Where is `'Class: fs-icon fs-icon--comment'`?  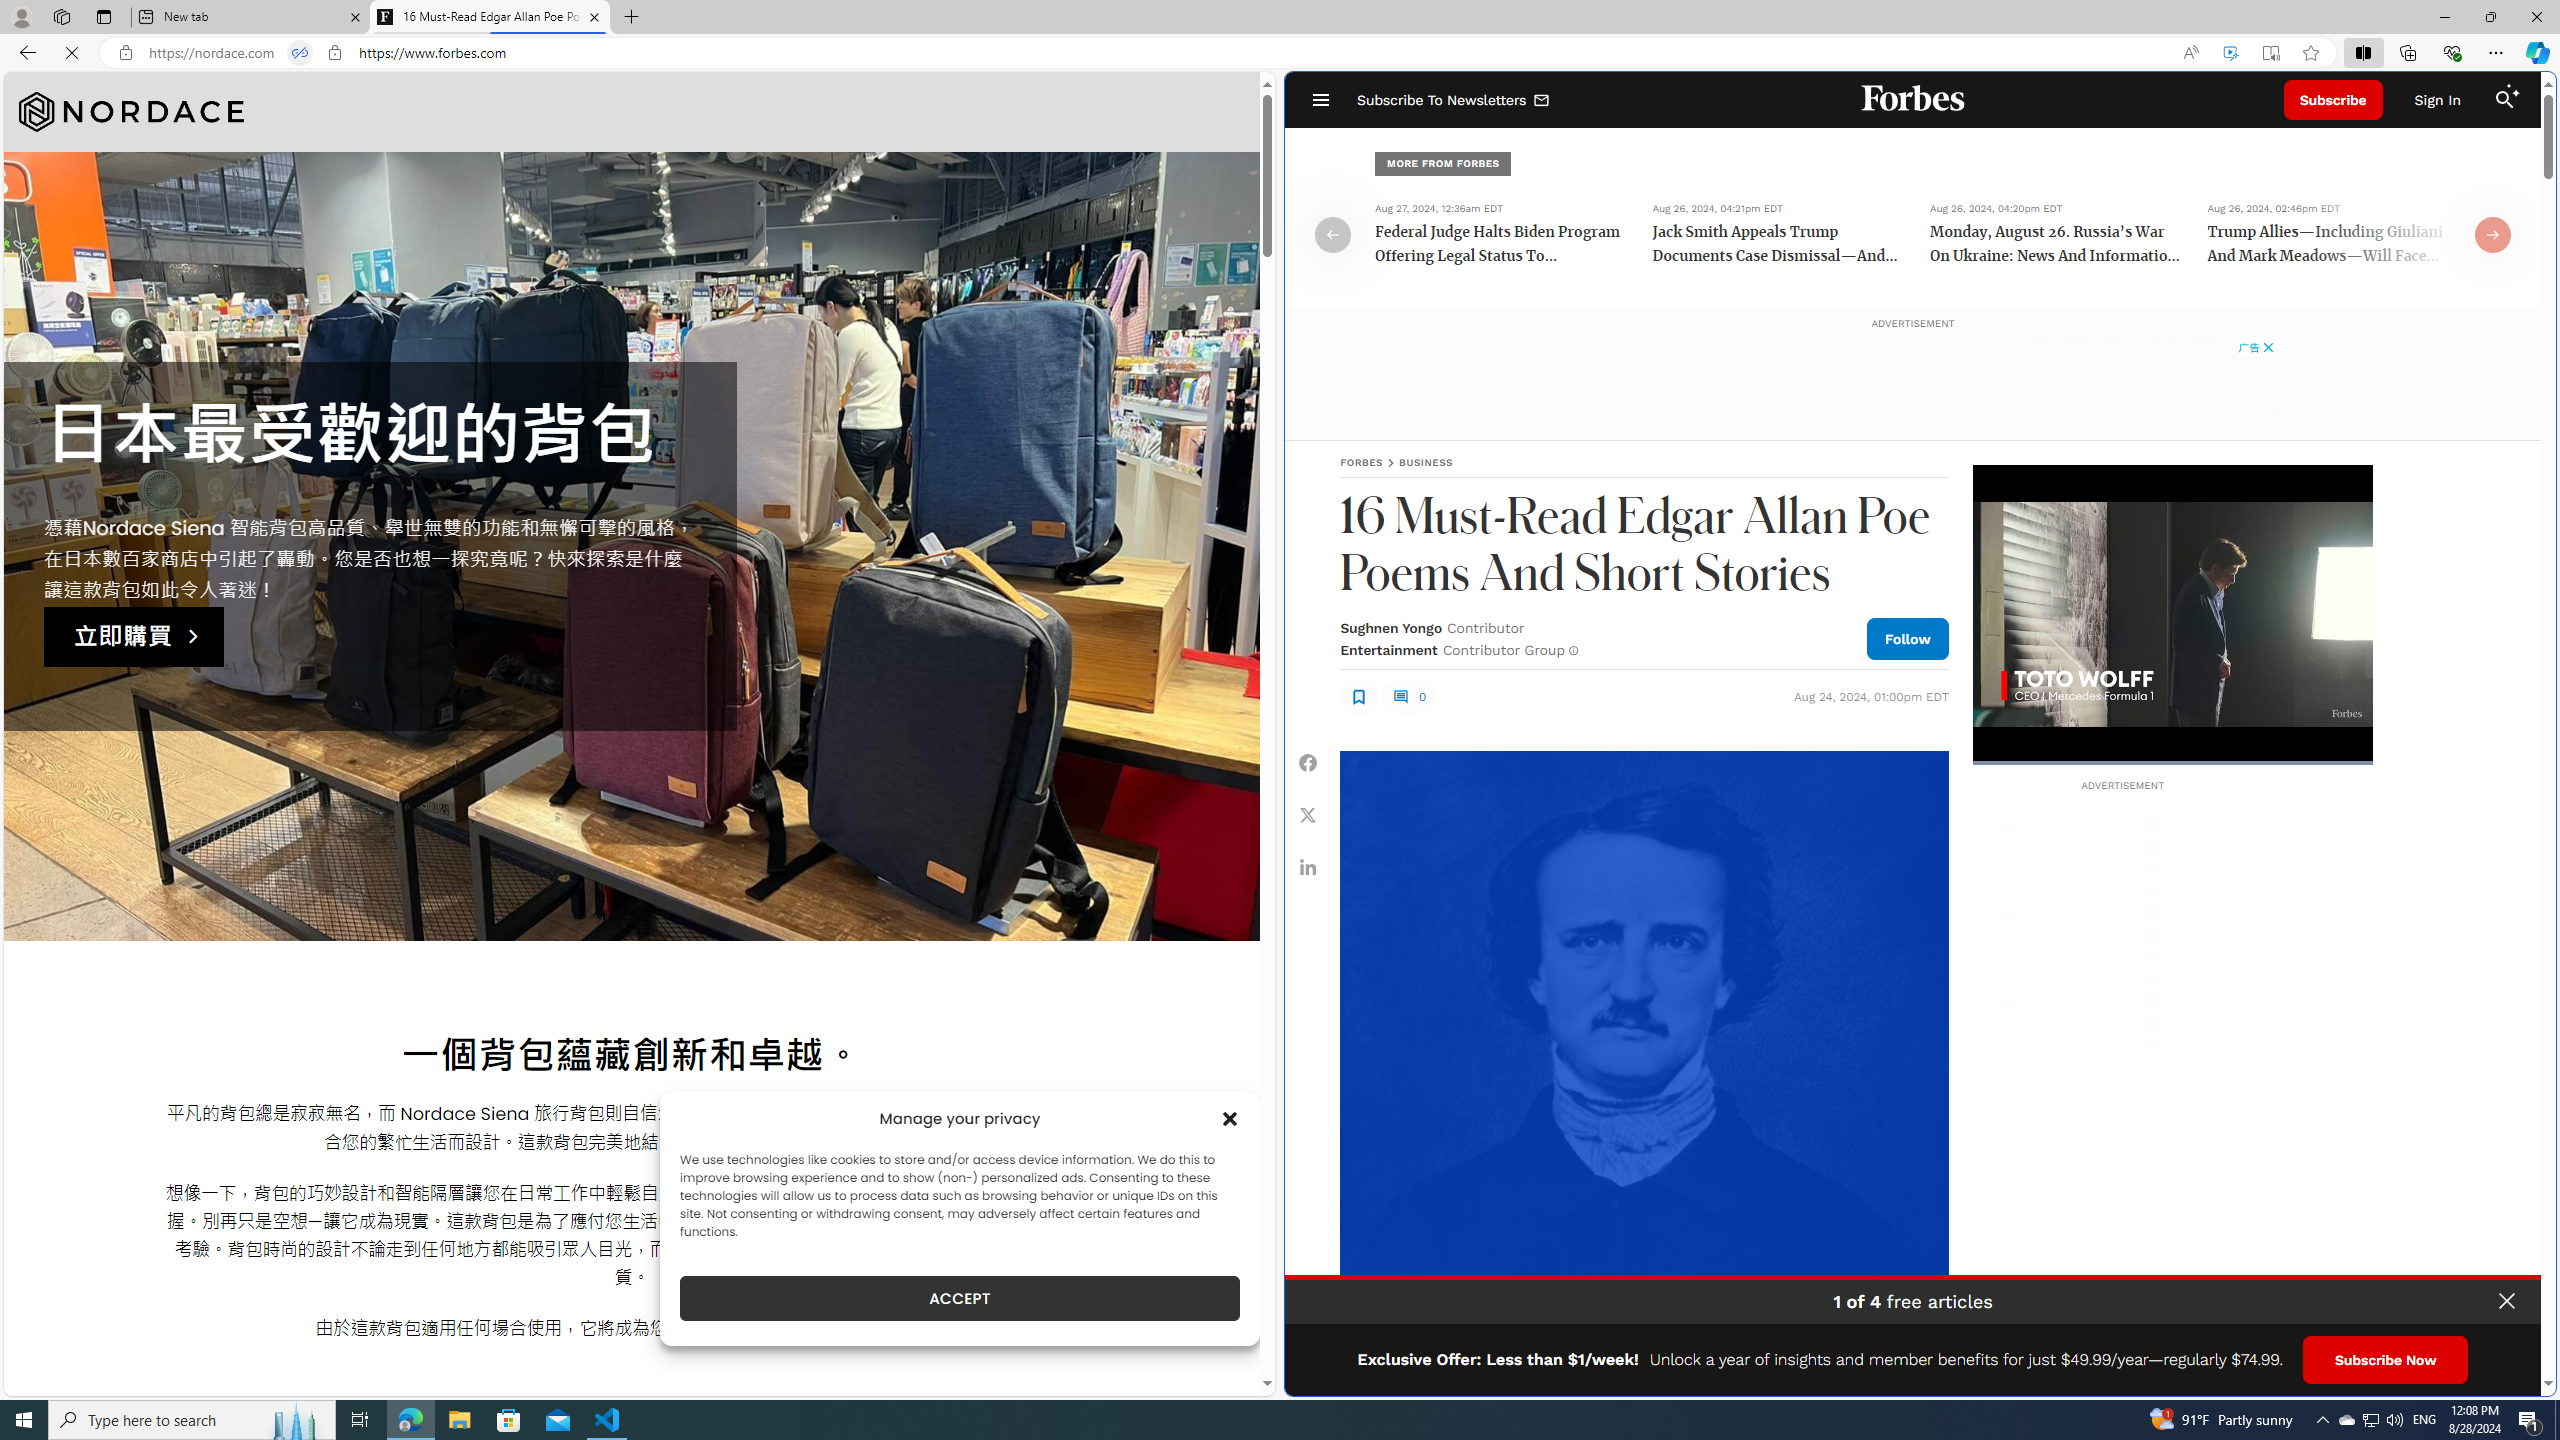 'Class: fs-icon fs-icon--comment' is located at coordinates (1399, 696).